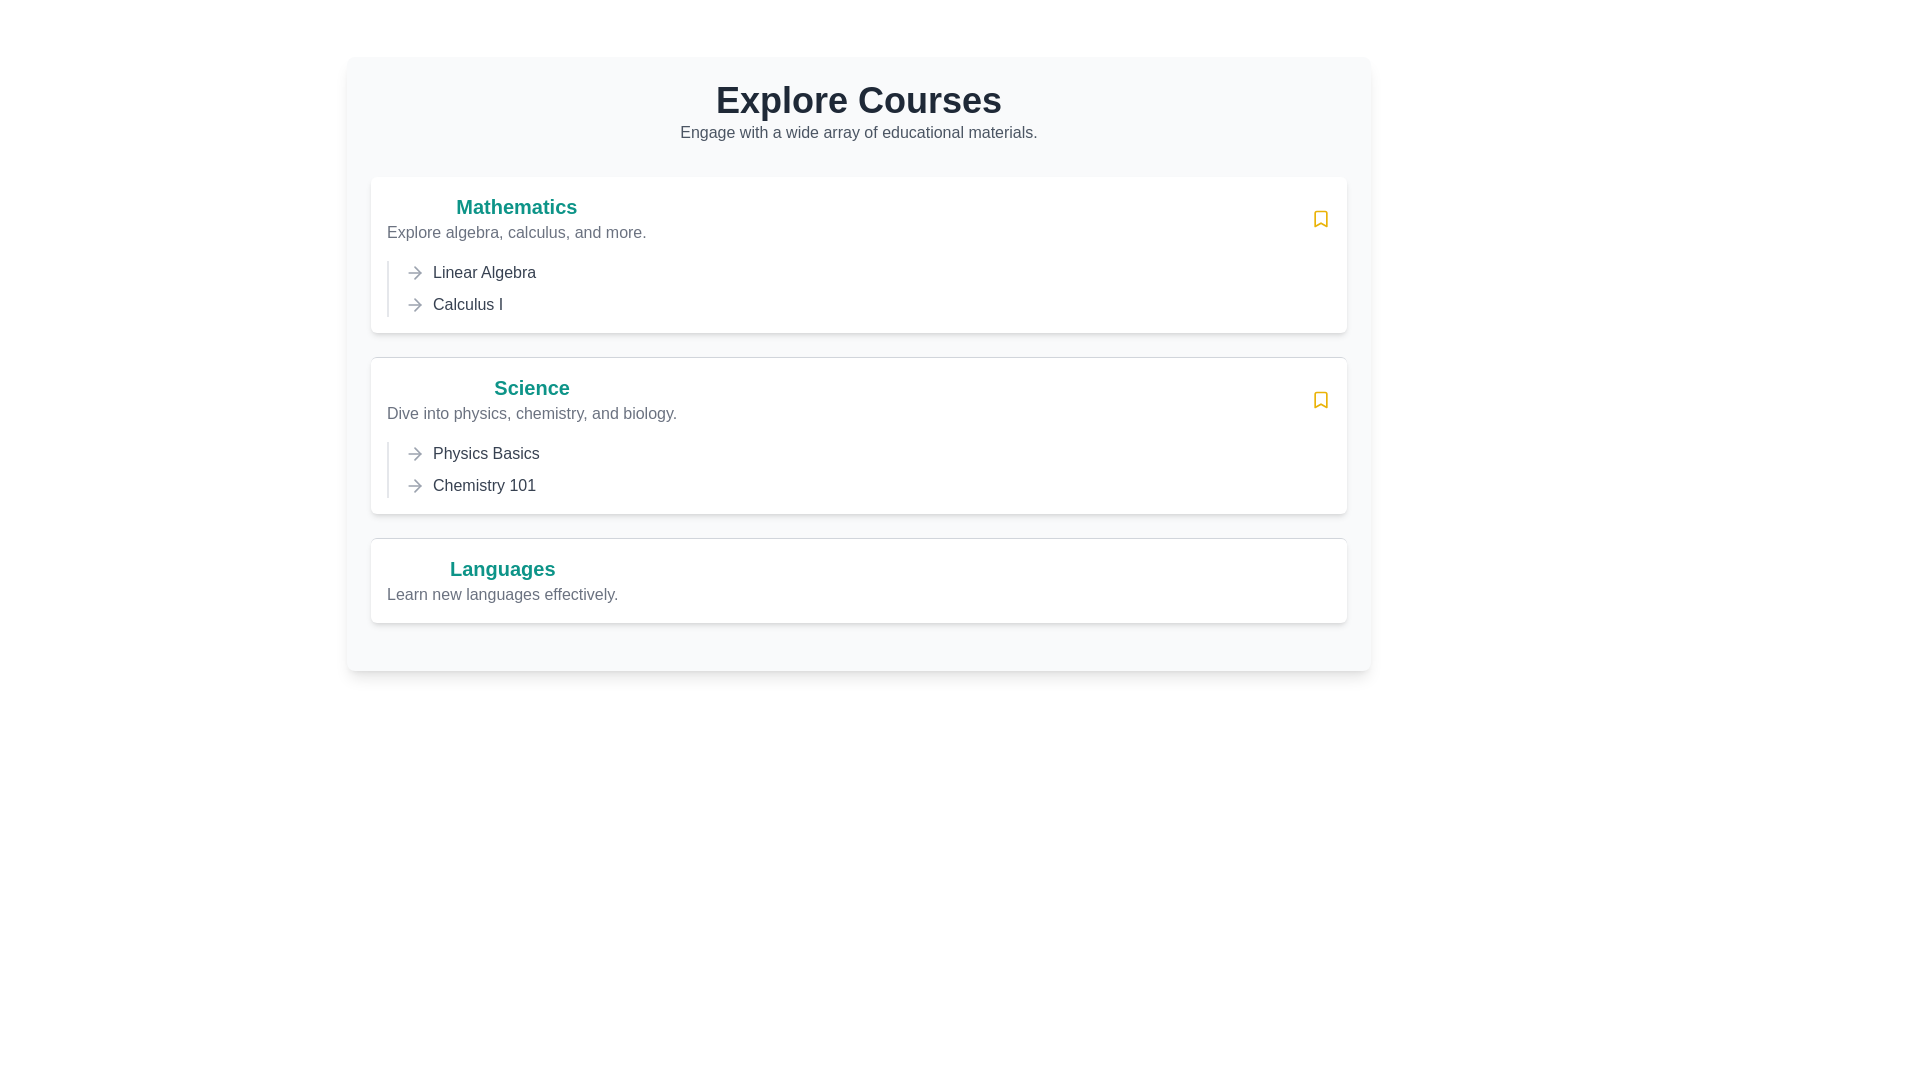 Image resolution: width=1920 pixels, height=1080 pixels. I want to click on the bookmark icon located on the right side of the first course section labeled 'Mathematics', so click(1320, 219).